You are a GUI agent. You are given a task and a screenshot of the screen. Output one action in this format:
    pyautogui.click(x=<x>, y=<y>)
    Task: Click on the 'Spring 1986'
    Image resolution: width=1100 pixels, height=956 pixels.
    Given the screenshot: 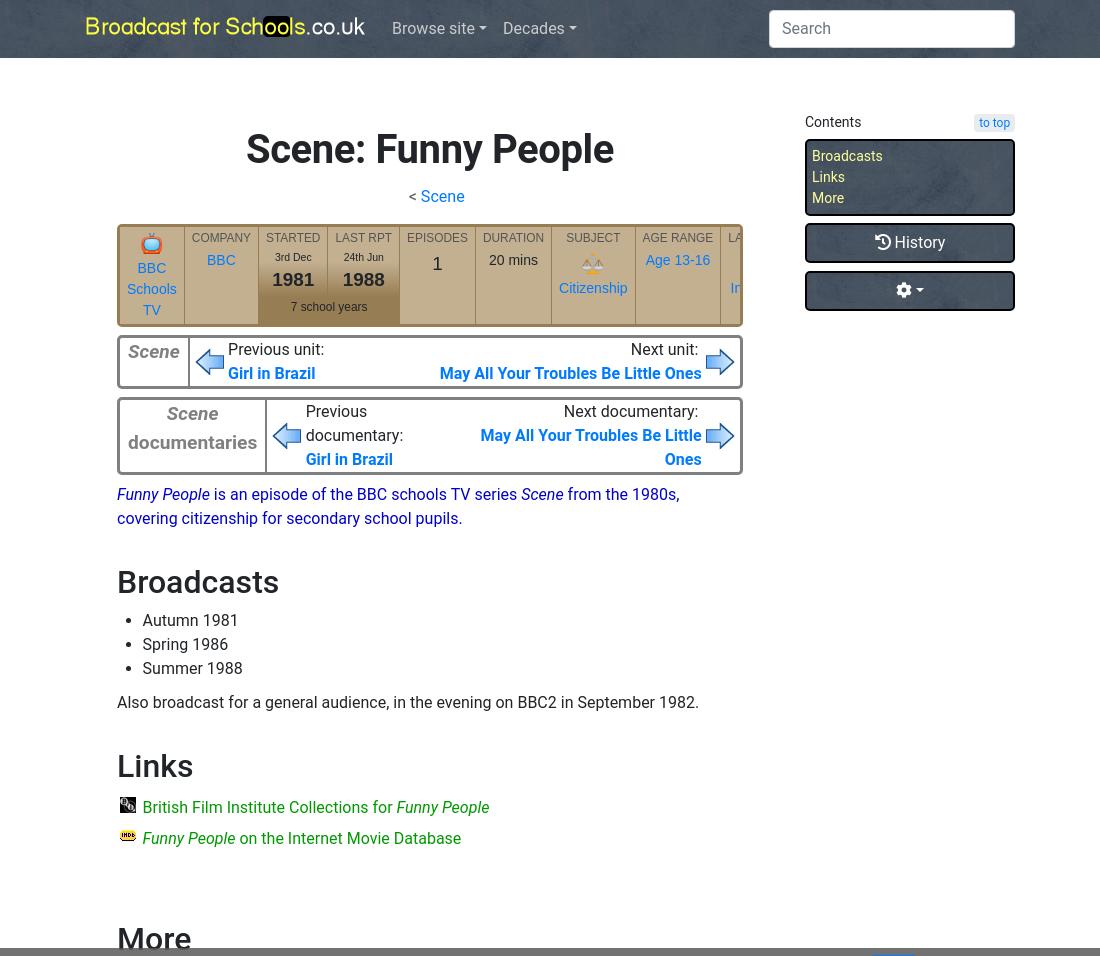 What is the action you would take?
    pyautogui.click(x=141, y=644)
    